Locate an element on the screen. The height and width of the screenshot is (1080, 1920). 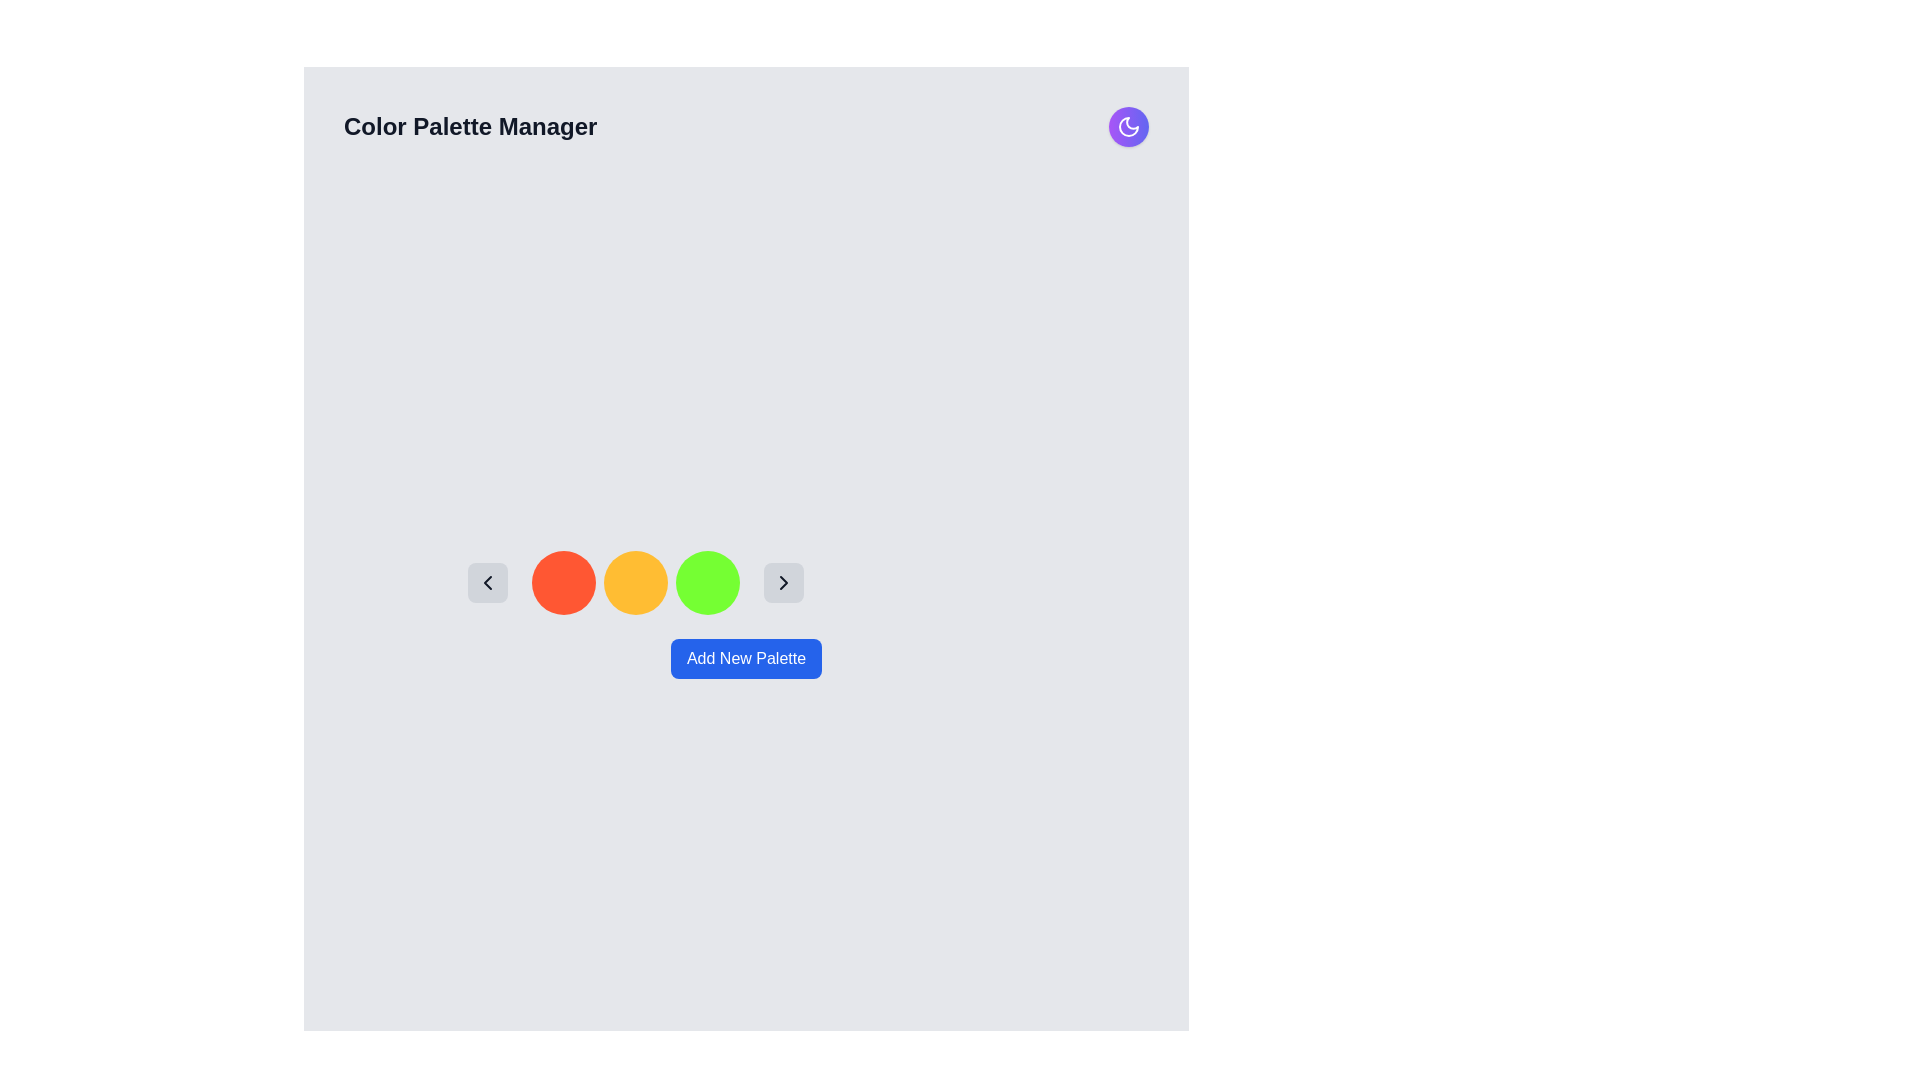
the rightmost navigation button with a light gray background and a right-pointing chevron icon to trigger hover effects is located at coordinates (782, 582).